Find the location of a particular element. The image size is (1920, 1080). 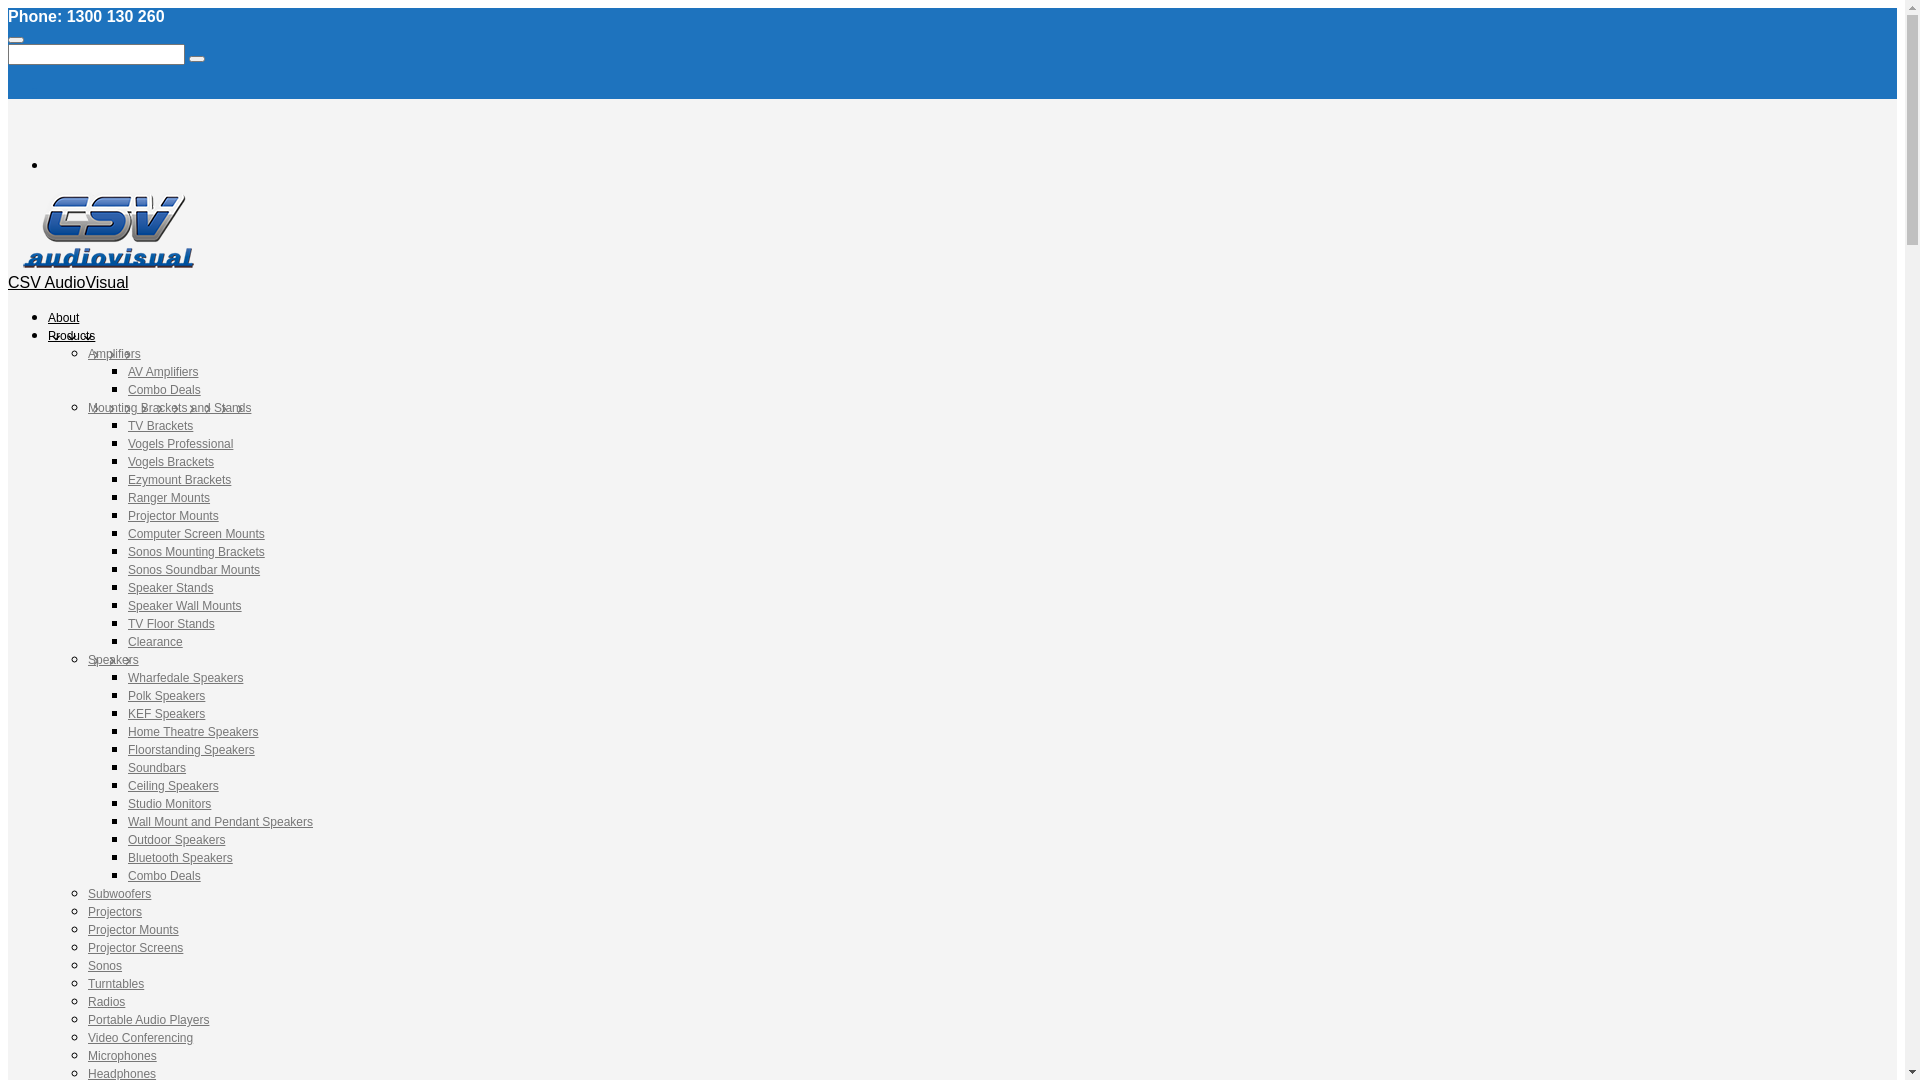

'KEF Speakers' is located at coordinates (166, 712).